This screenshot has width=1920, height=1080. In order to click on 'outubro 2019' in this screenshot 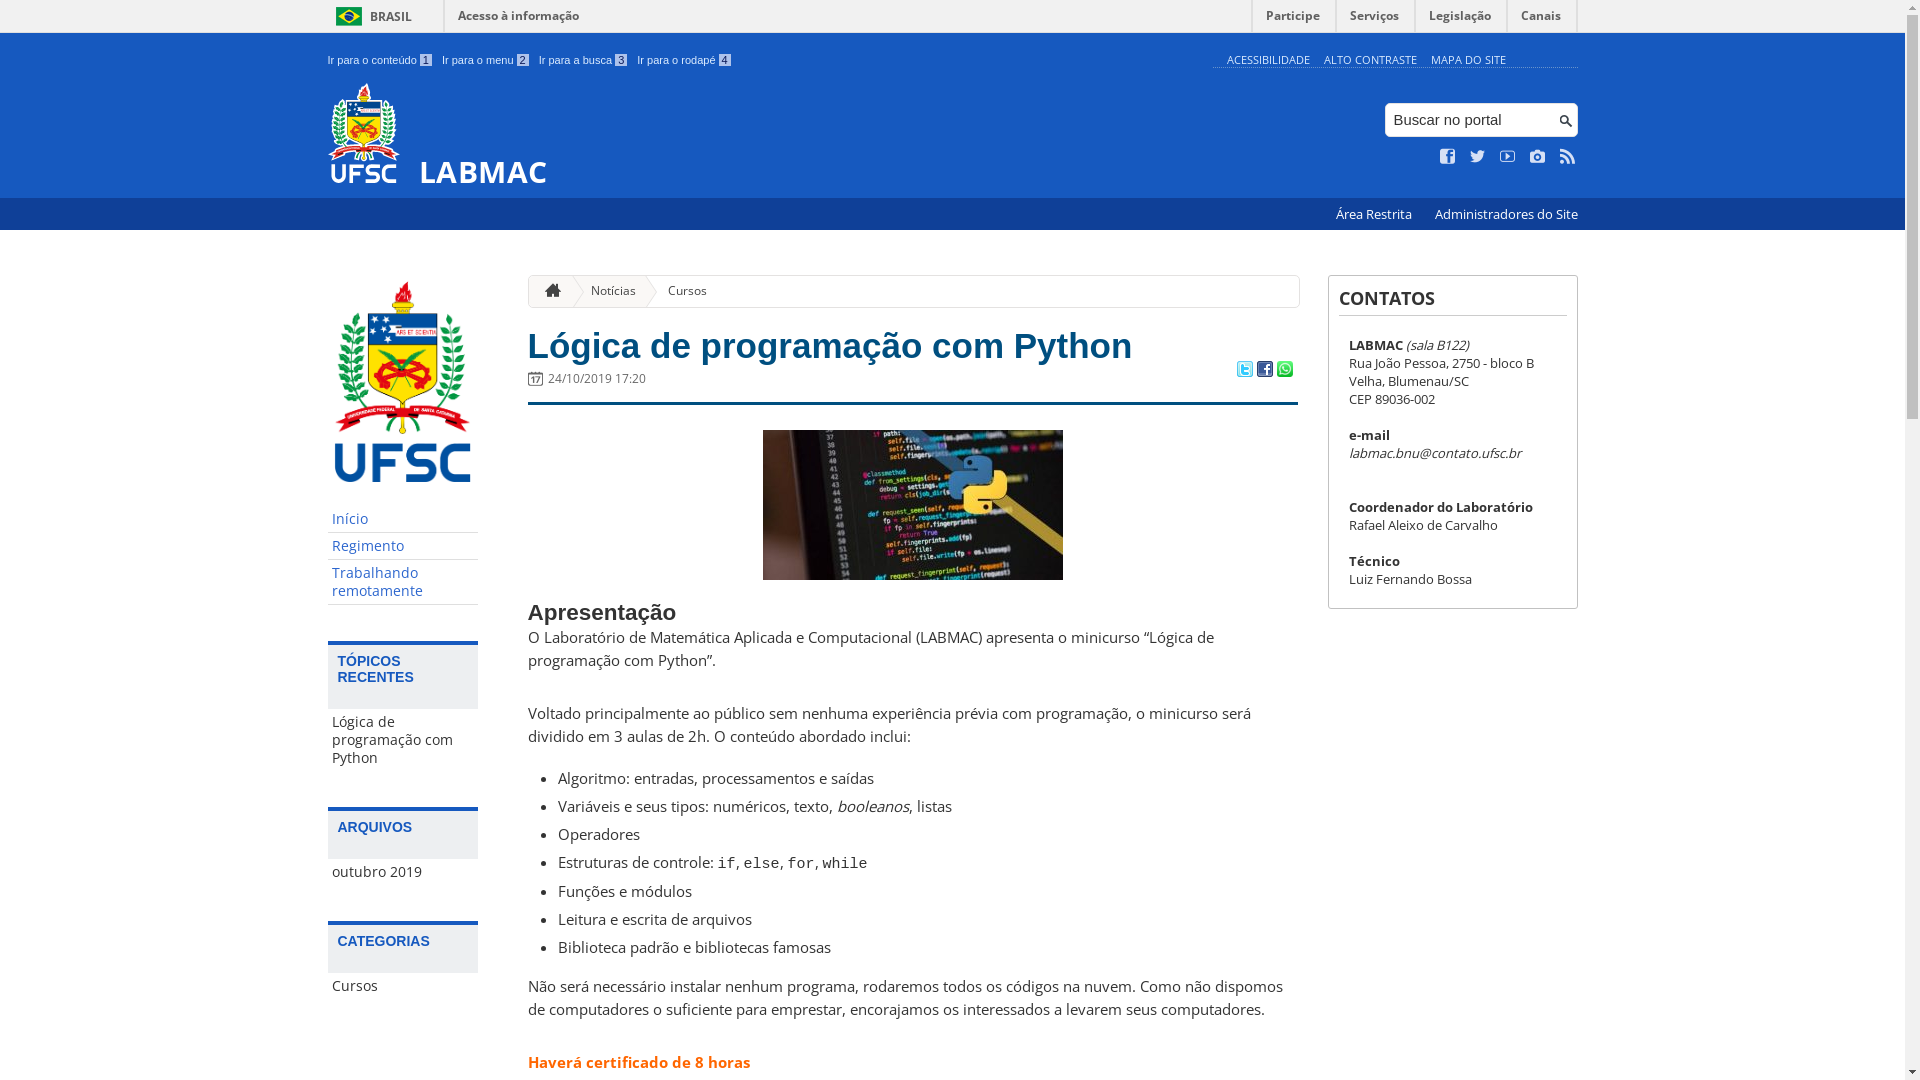, I will do `click(402, 870)`.